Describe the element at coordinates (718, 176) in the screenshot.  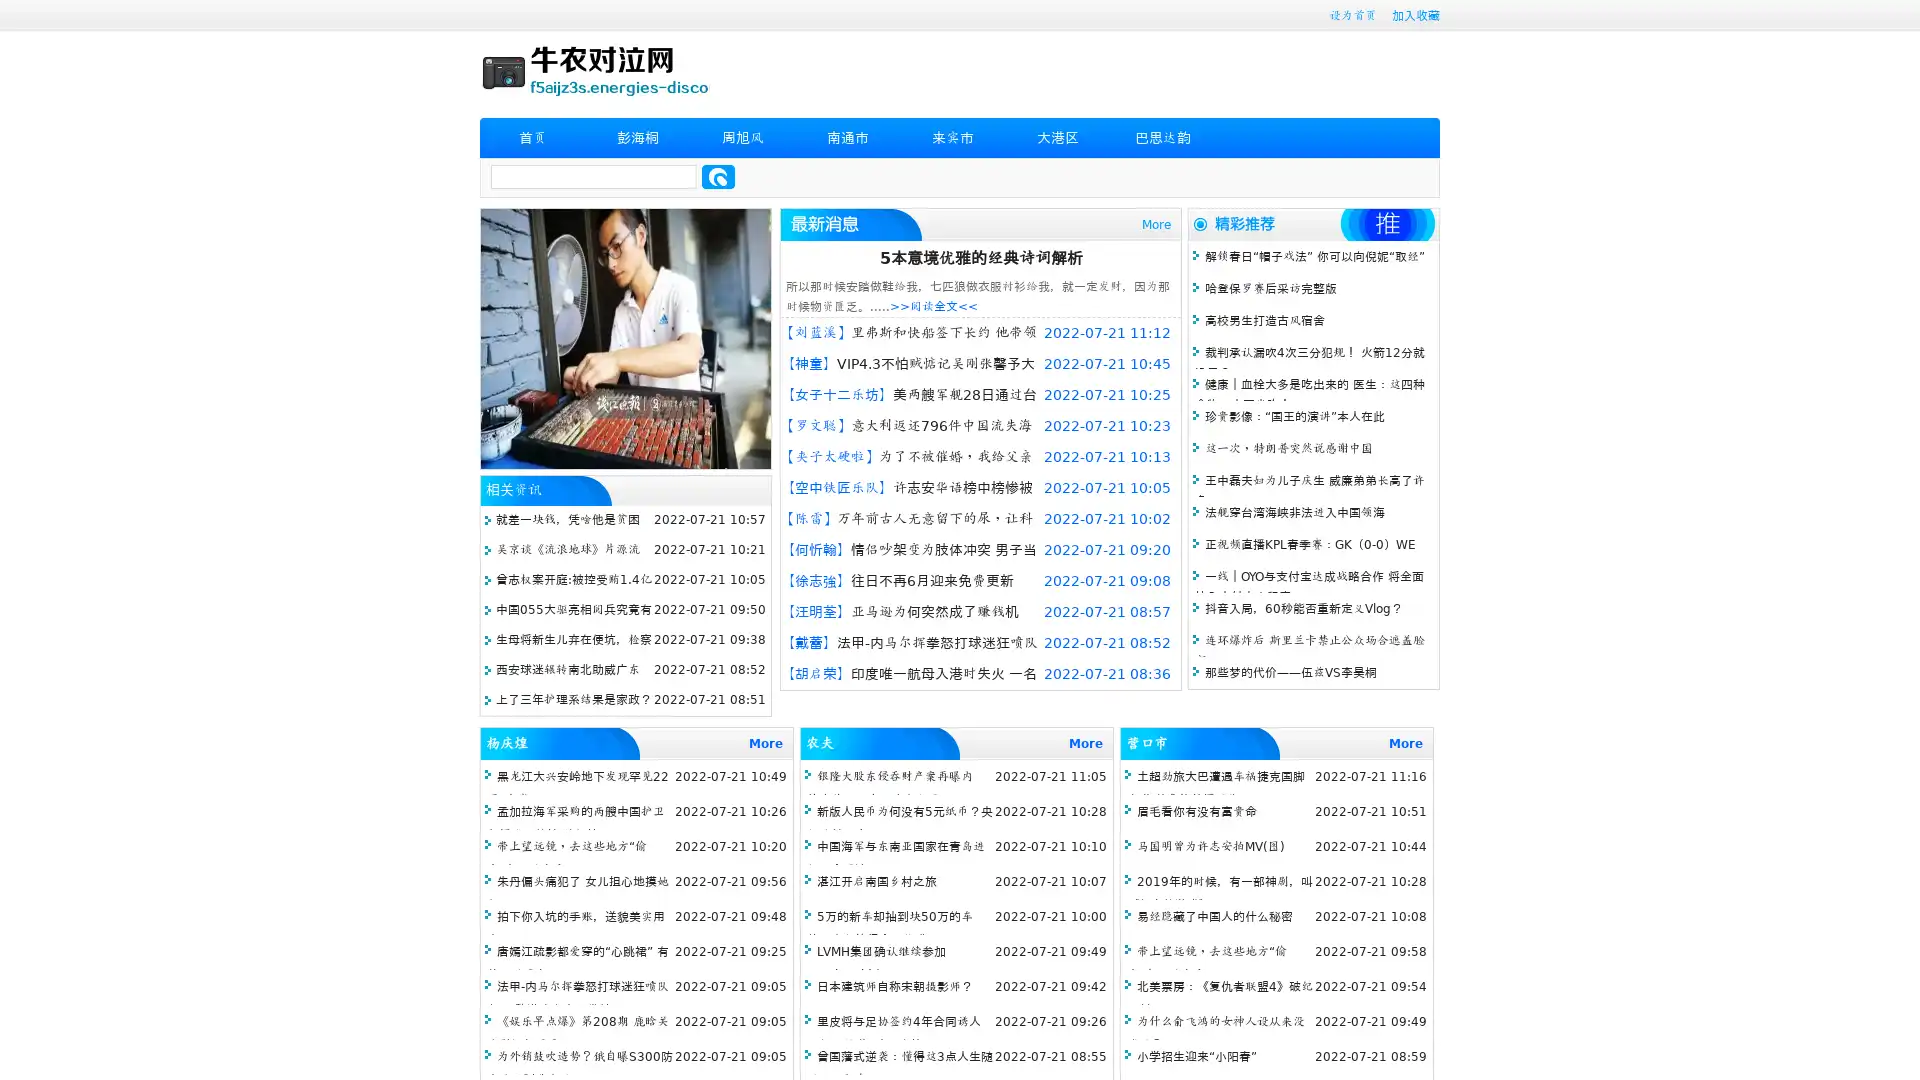
I see `Search` at that location.